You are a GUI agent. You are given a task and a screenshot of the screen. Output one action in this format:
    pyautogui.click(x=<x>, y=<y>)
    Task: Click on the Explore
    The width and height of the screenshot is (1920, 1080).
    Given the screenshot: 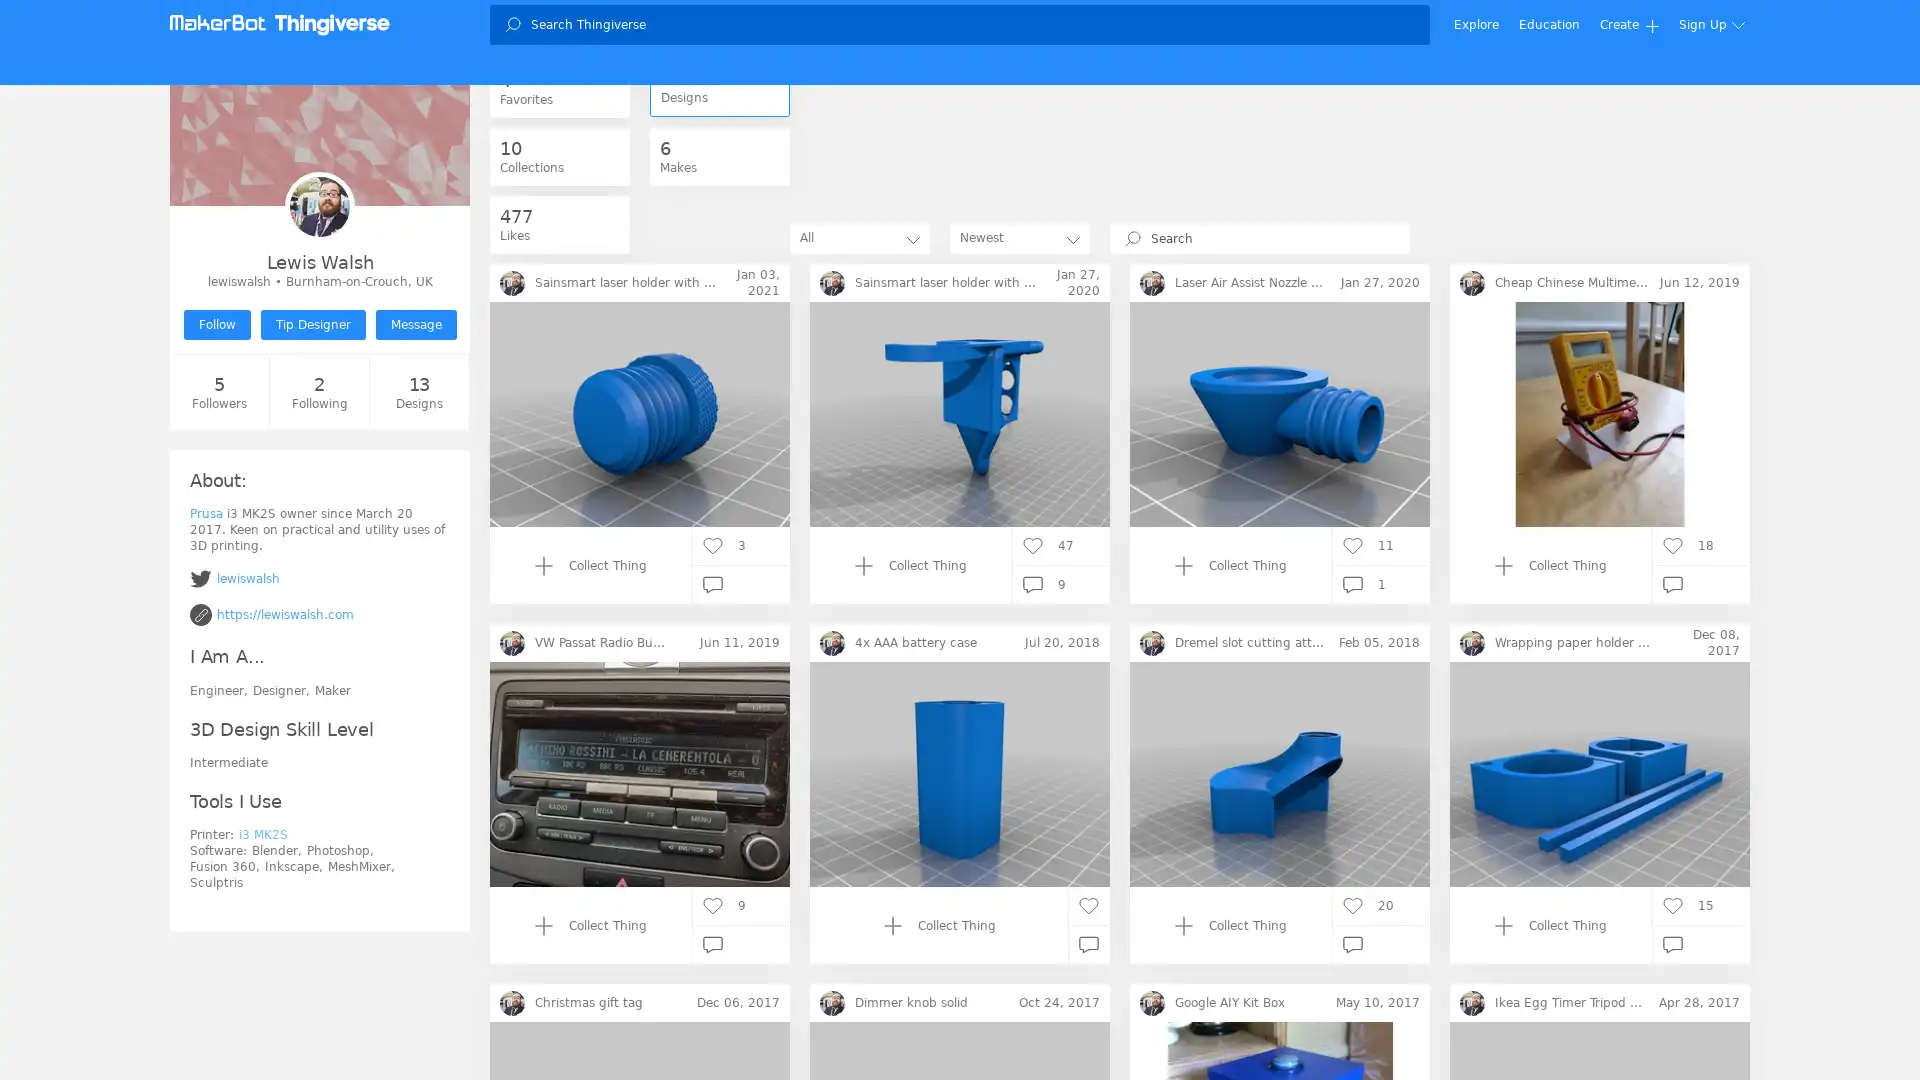 What is the action you would take?
    pyautogui.click(x=1476, y=24)
    